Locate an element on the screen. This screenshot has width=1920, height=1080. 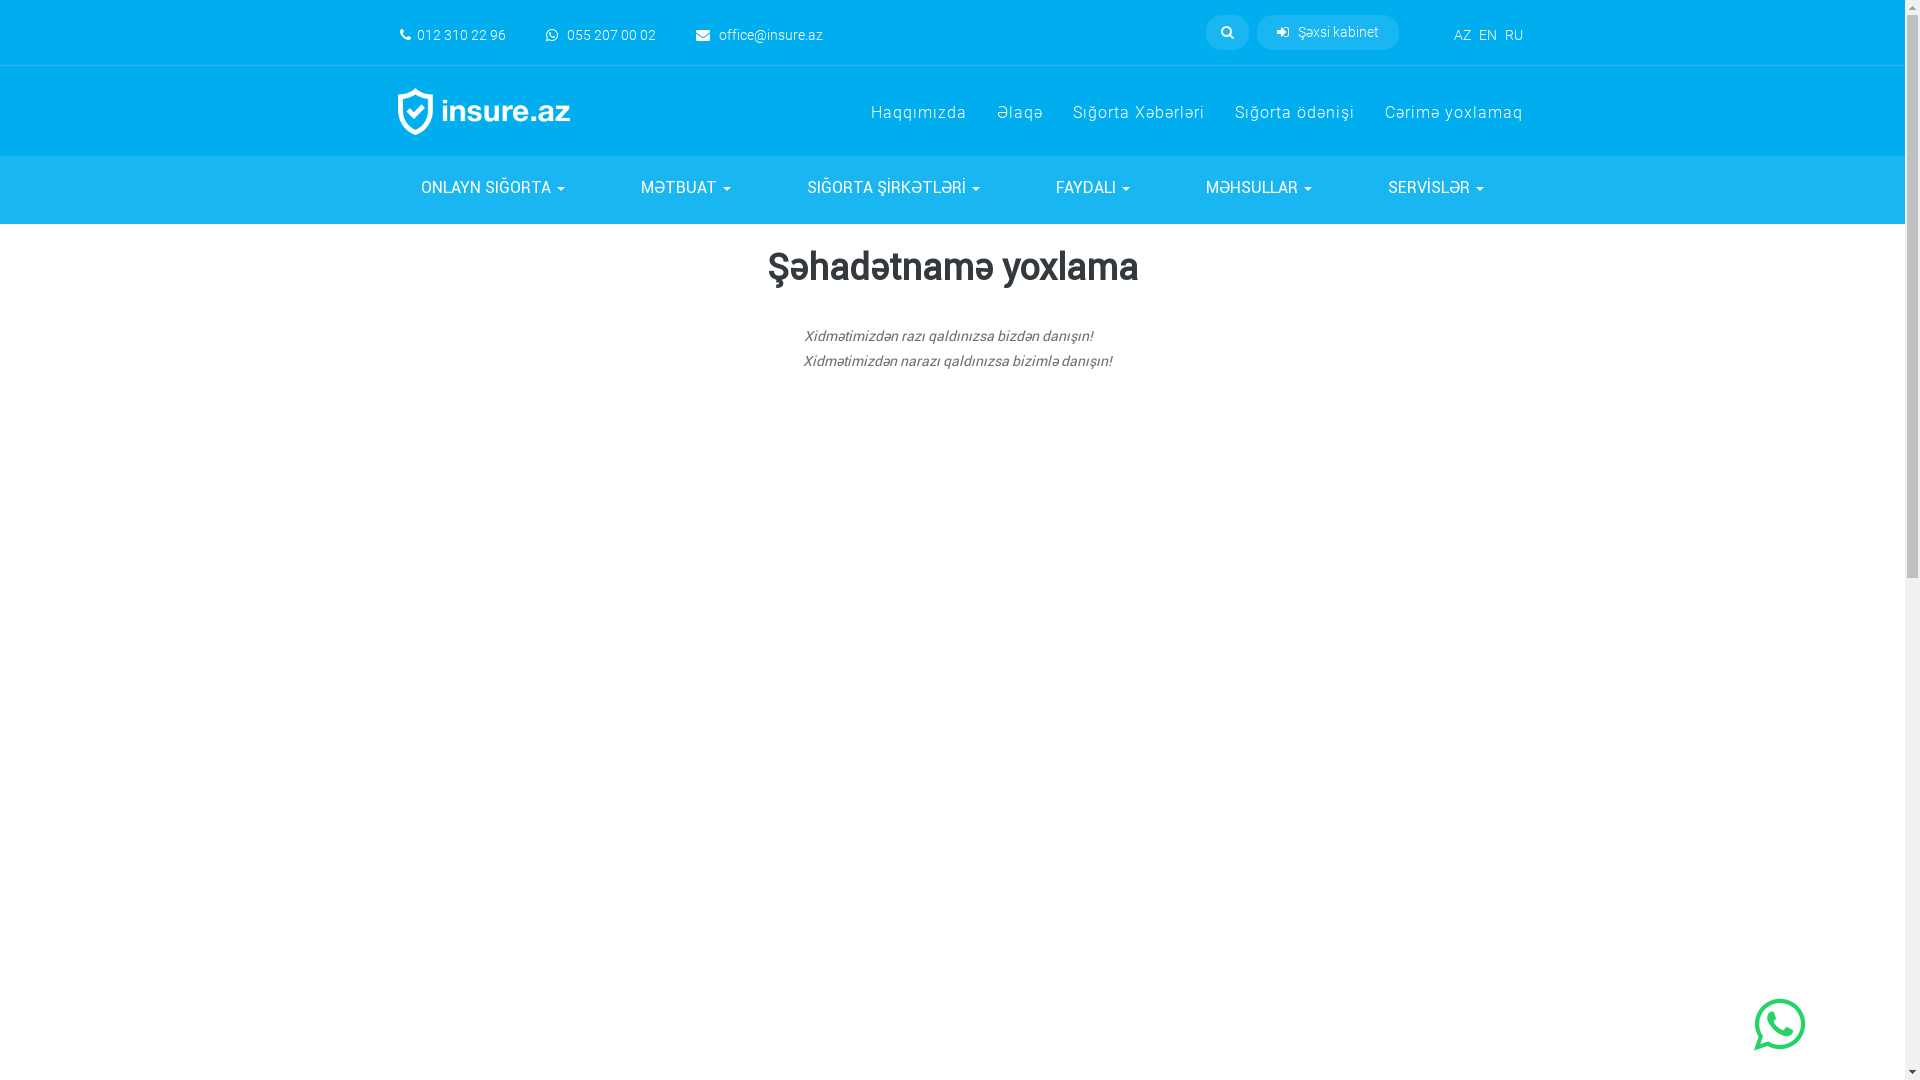
'055 207 00 02' is located at coordinates (599, 34).